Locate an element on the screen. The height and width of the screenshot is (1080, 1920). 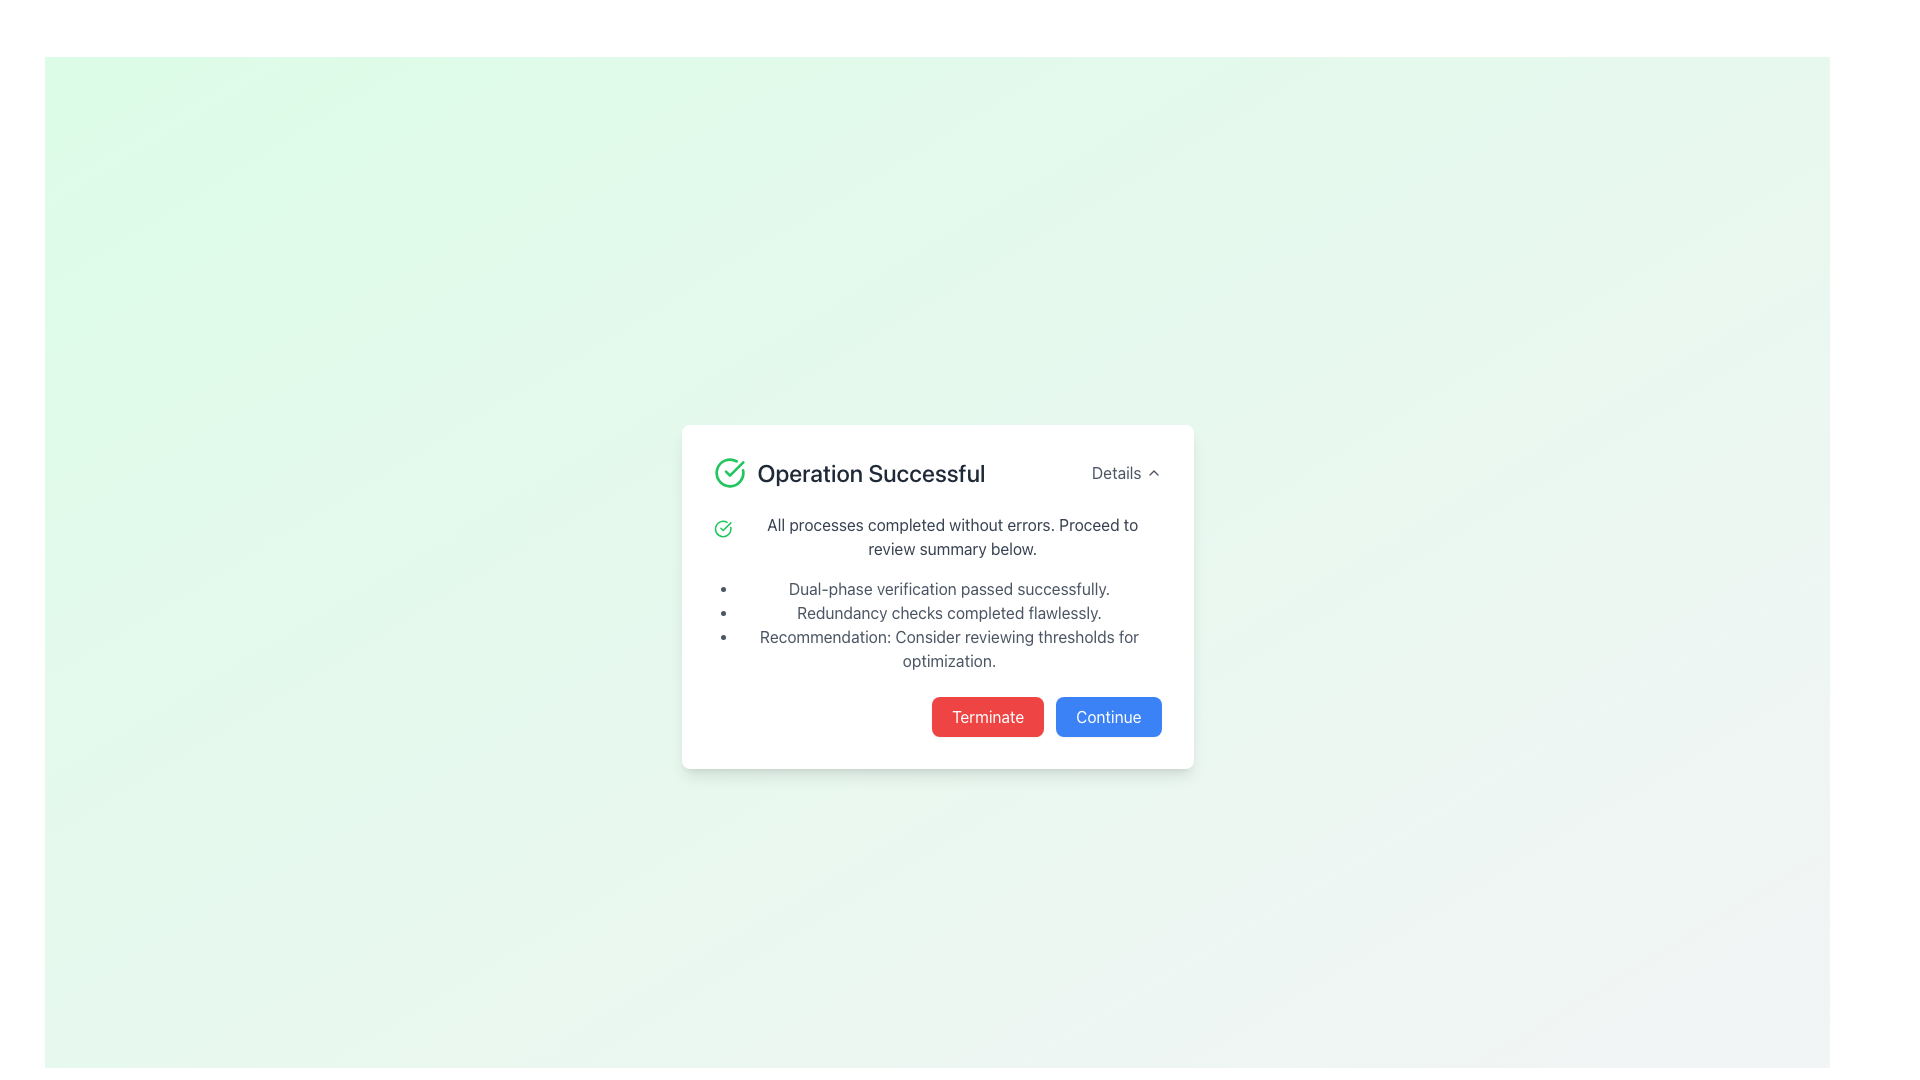
text content of the informational Text block with a bulleted list located within the white rectangular card below the header 'Operation Successful' and above the action buttons 'Terminate' and 'Continue' is located at coordinates (936, 592).